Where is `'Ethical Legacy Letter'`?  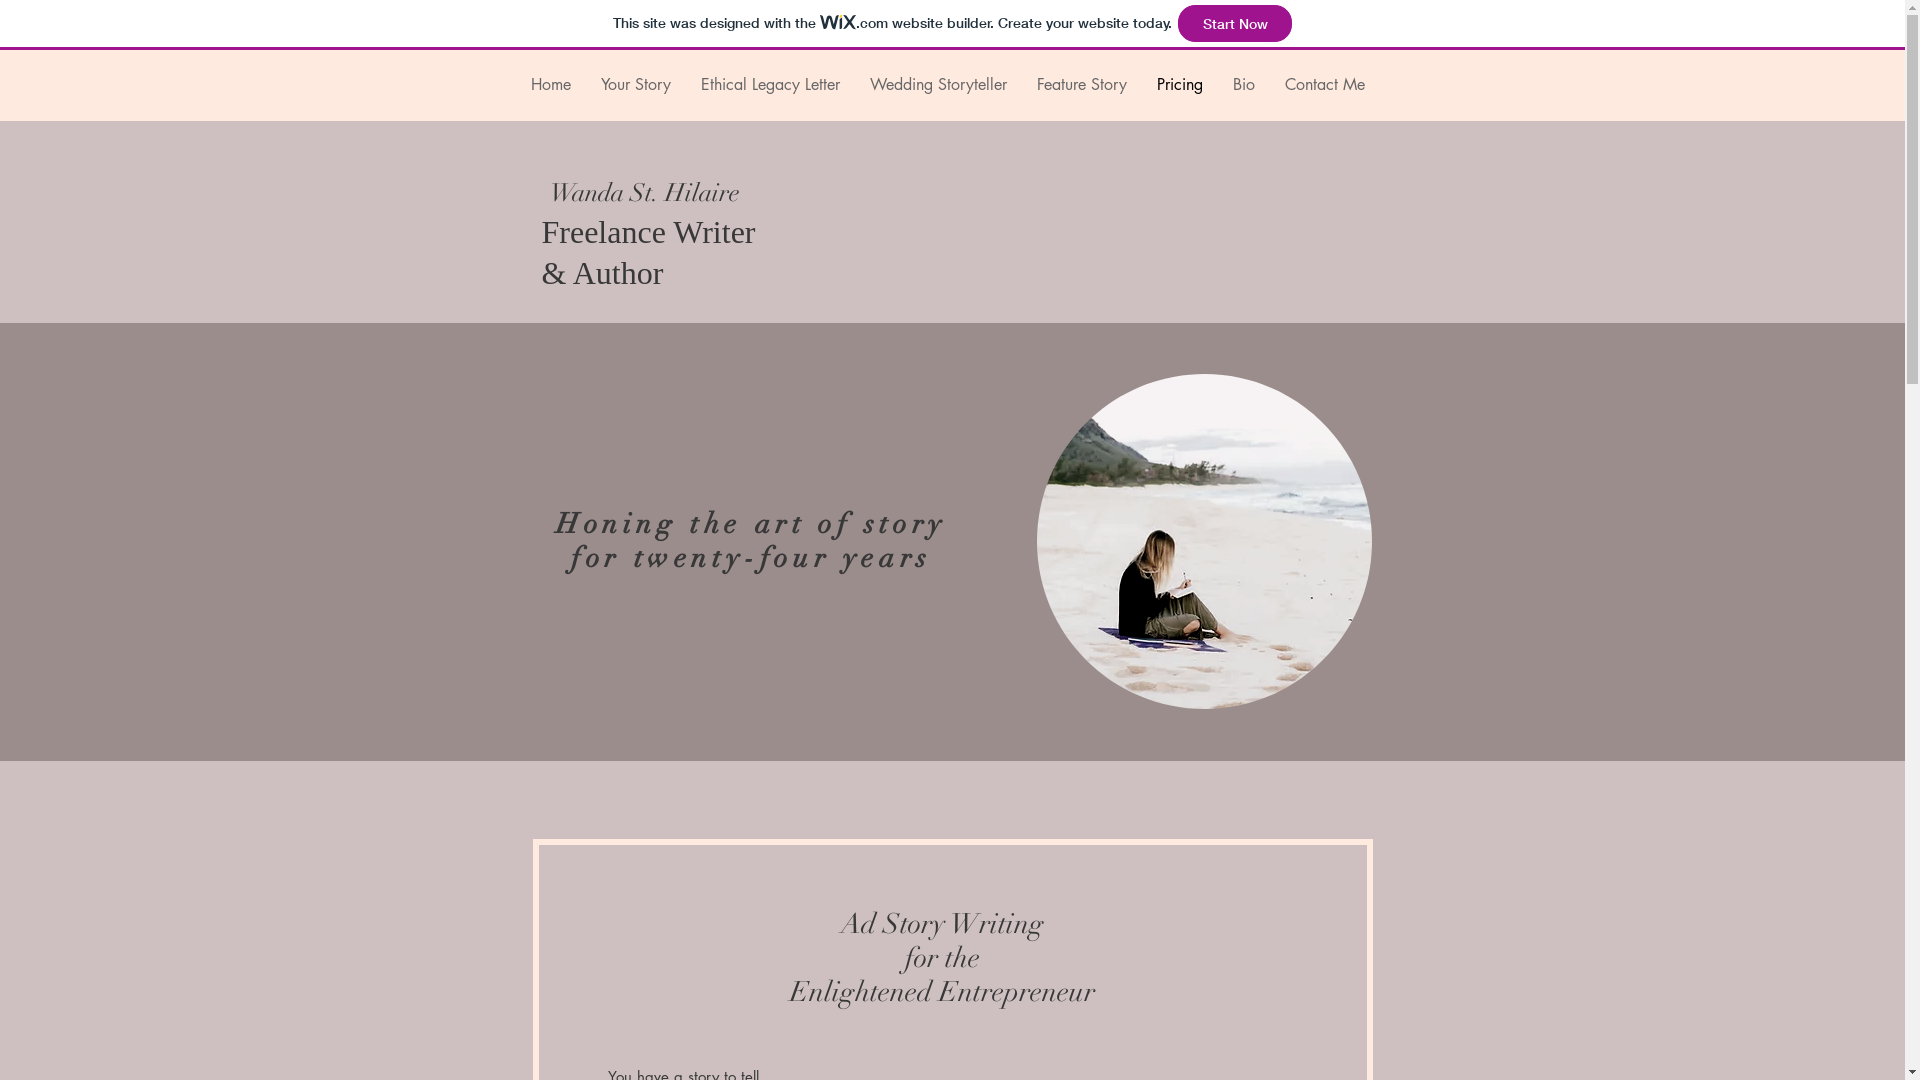 'Ethical Legacy Letter' is located at coordinates (769, 83).